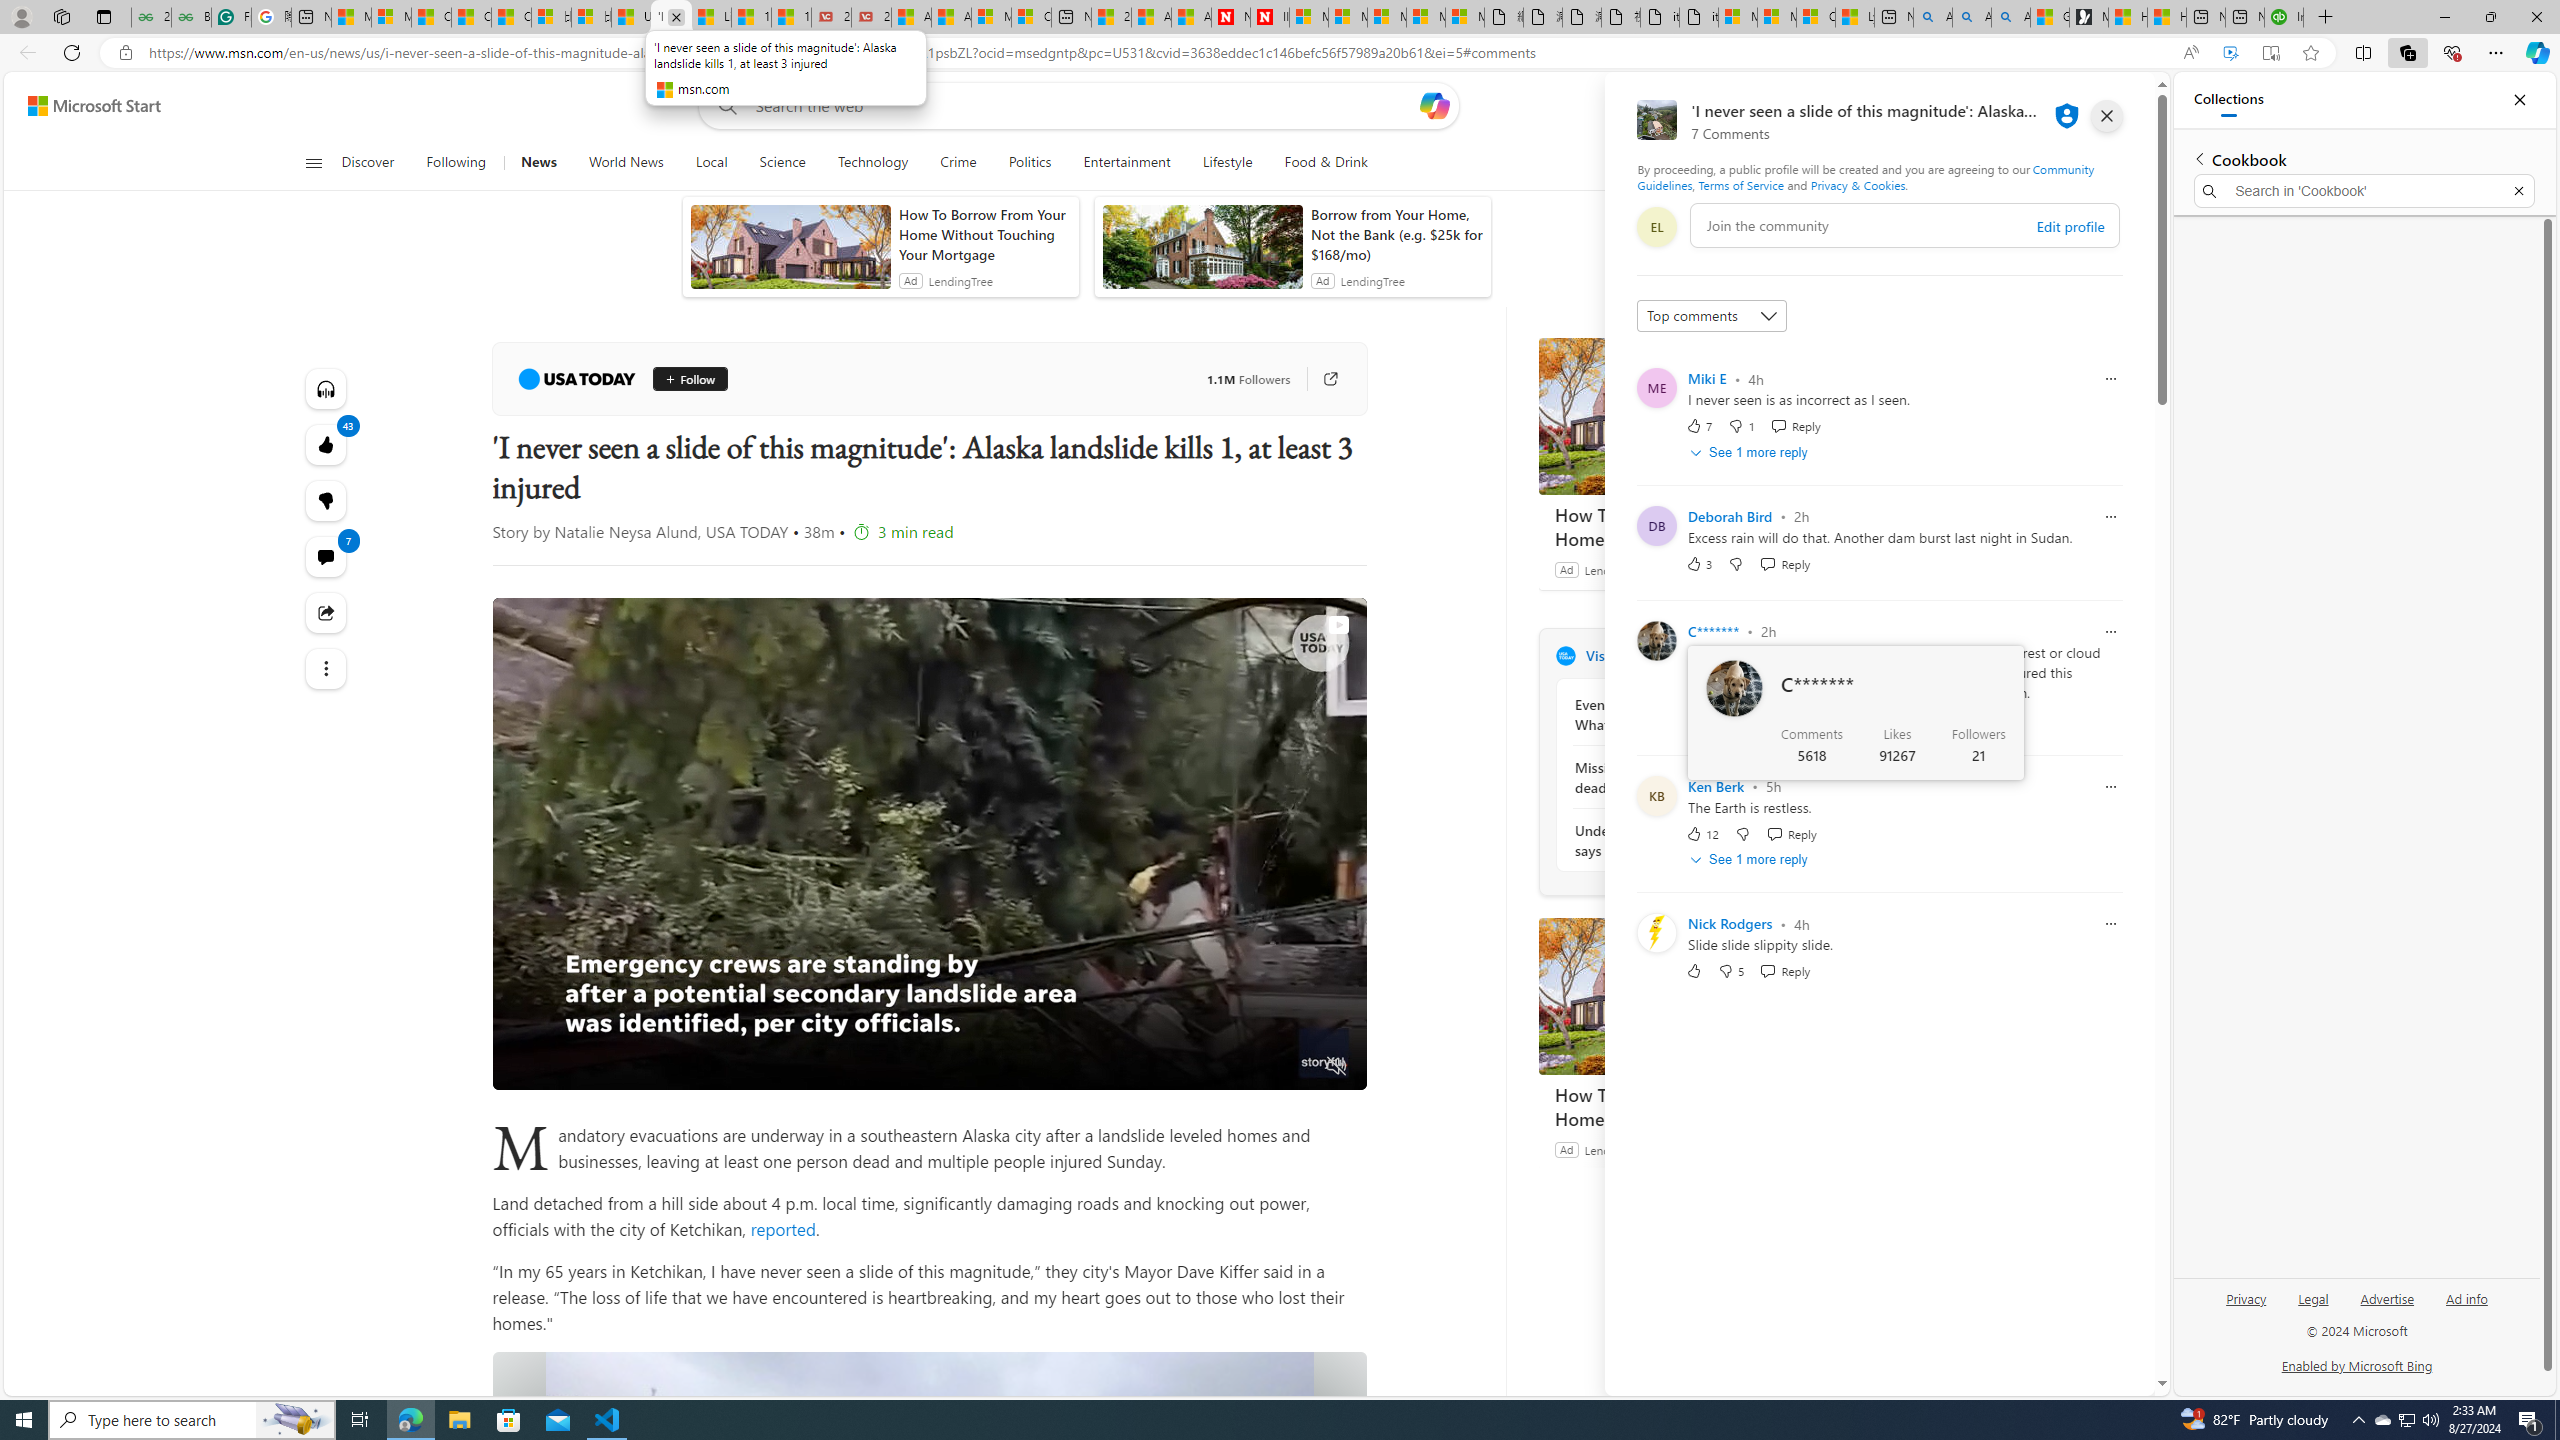 Image resolution: width=2560 pixels, height=1440 pixels. I want to click on 'Class: at-item', so click(325, 667).